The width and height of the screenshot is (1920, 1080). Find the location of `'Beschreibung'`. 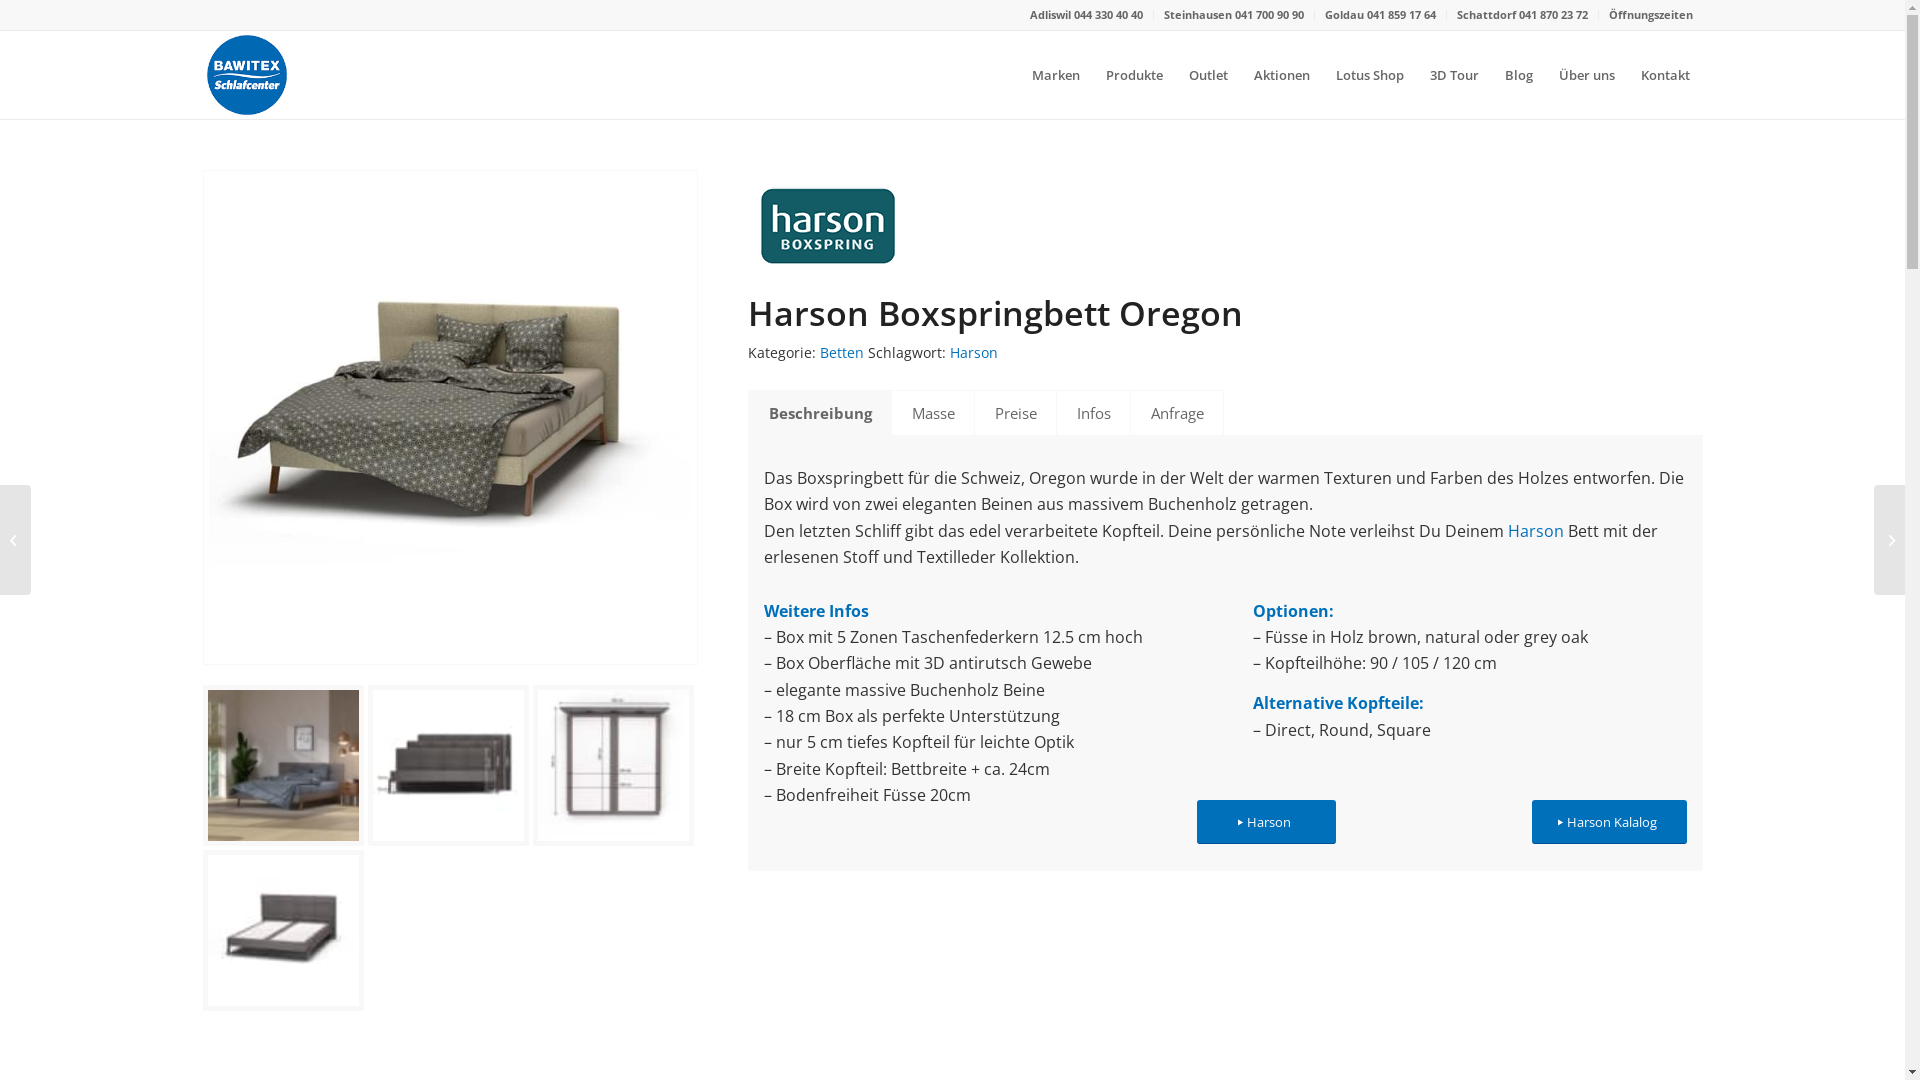

'Beschreibung' is located at coordinates (820, 411).